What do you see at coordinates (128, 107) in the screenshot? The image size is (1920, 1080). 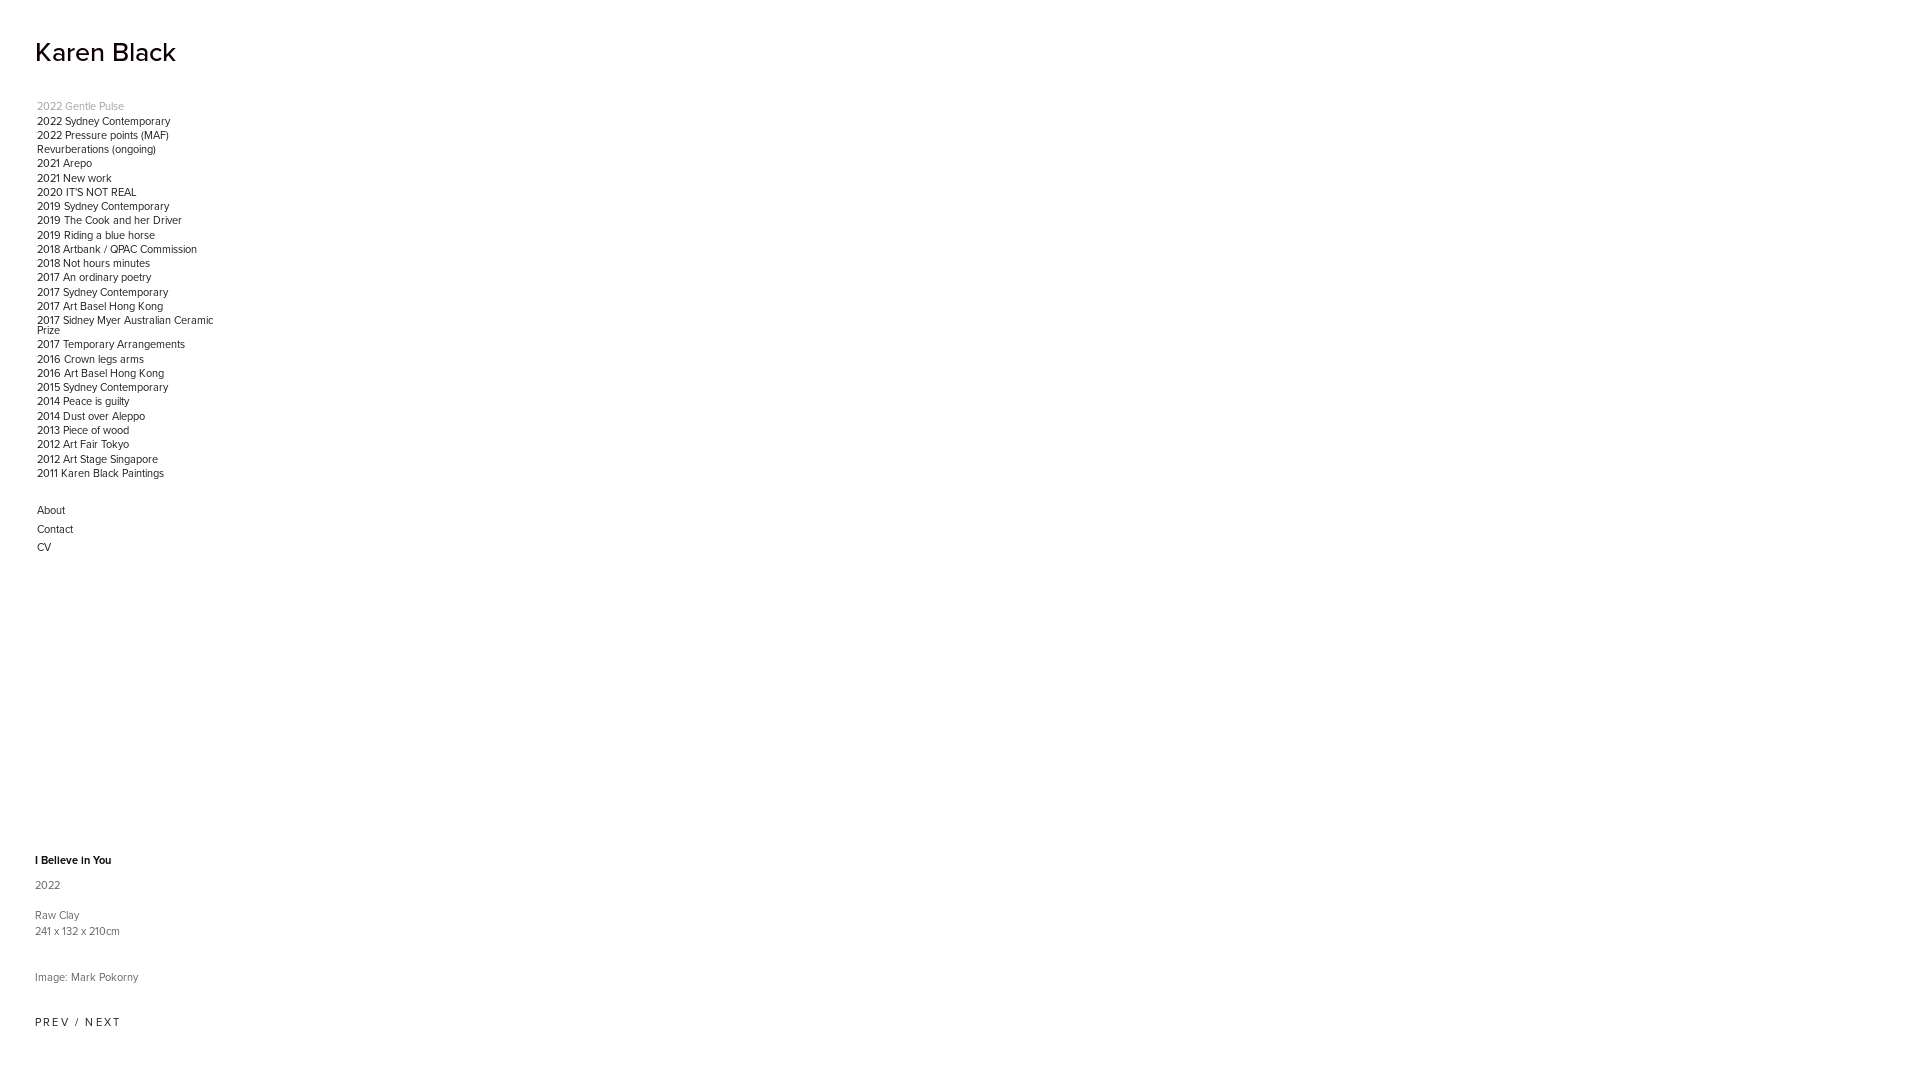 I see `'2022 Gentle Pulse'` at bounding box center [128, 107].